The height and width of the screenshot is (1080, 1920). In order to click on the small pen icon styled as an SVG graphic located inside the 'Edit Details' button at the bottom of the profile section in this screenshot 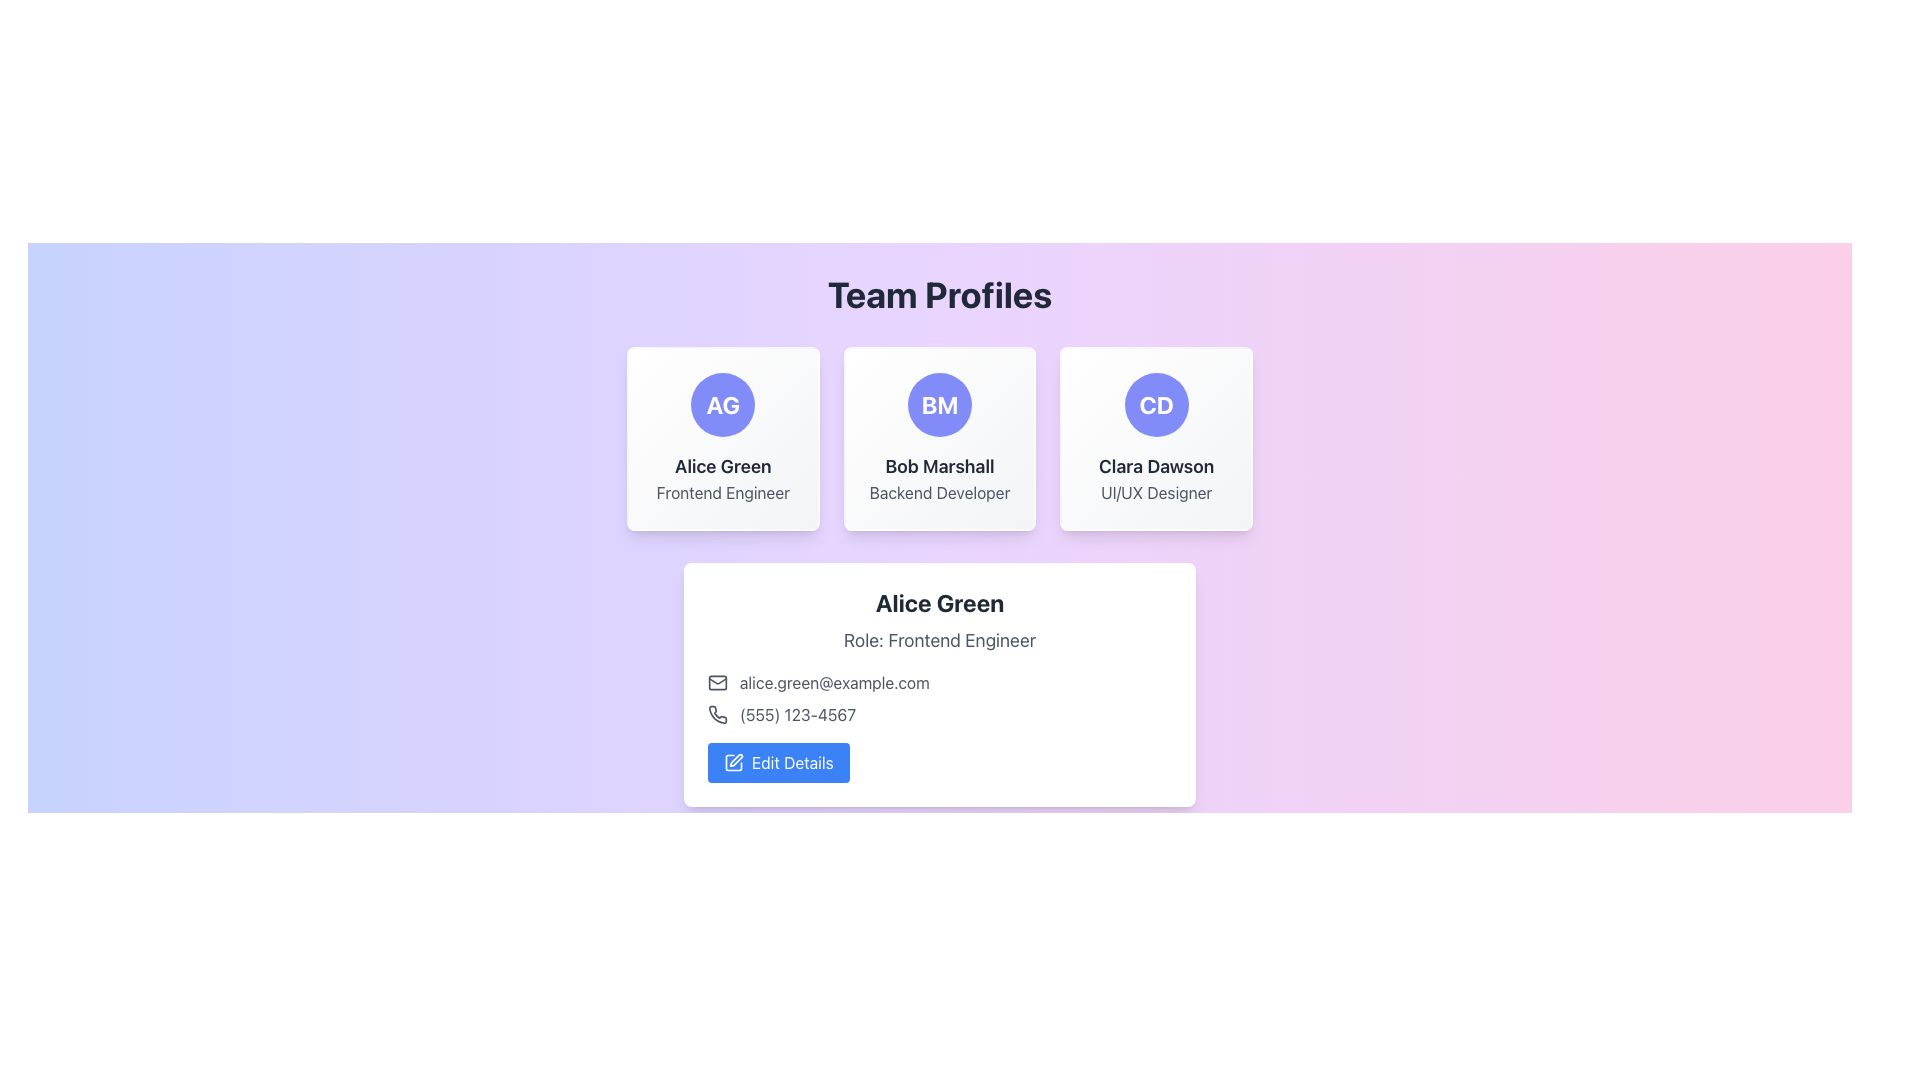, I will do `click(735, 760)`.